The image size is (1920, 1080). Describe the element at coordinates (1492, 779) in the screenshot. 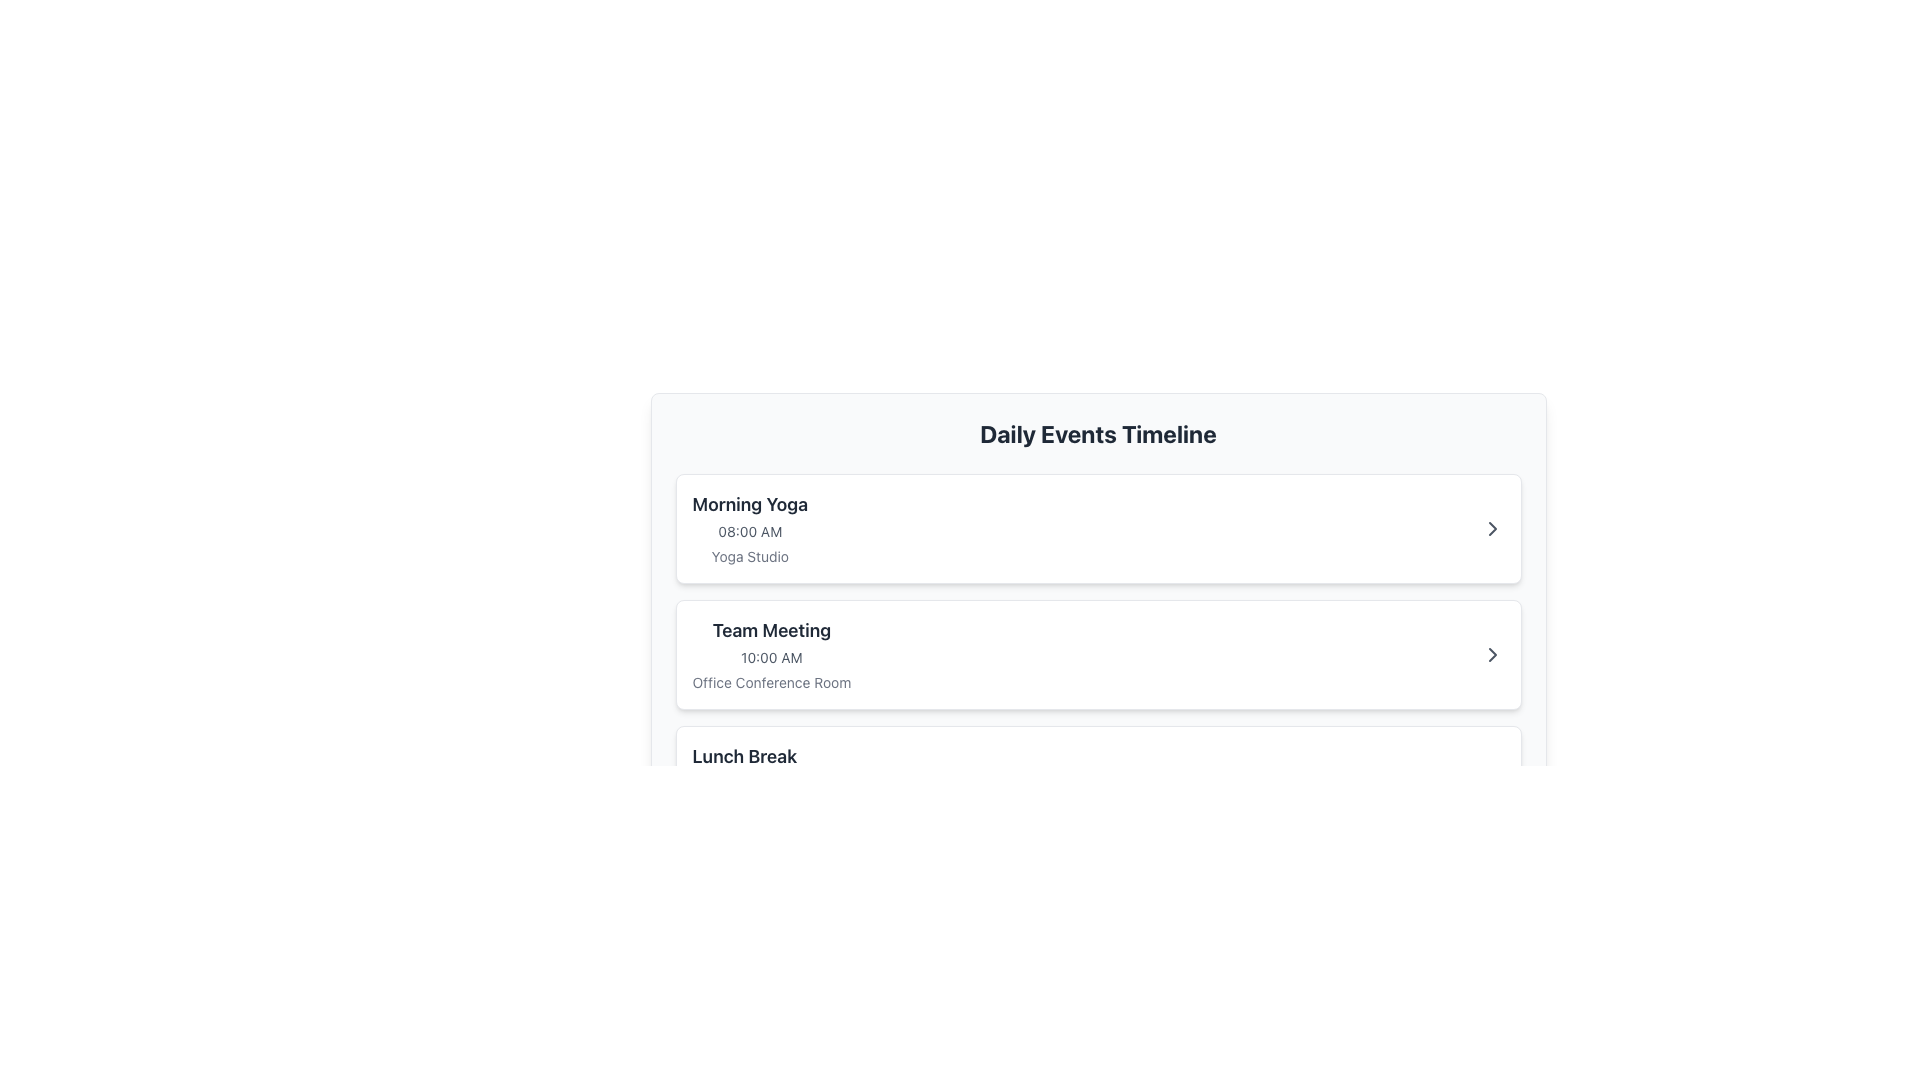

I see `the small right-pointing chevron icon button located at the far right within the 'Lunch Break' event panel for keyboard navigation` at that location.